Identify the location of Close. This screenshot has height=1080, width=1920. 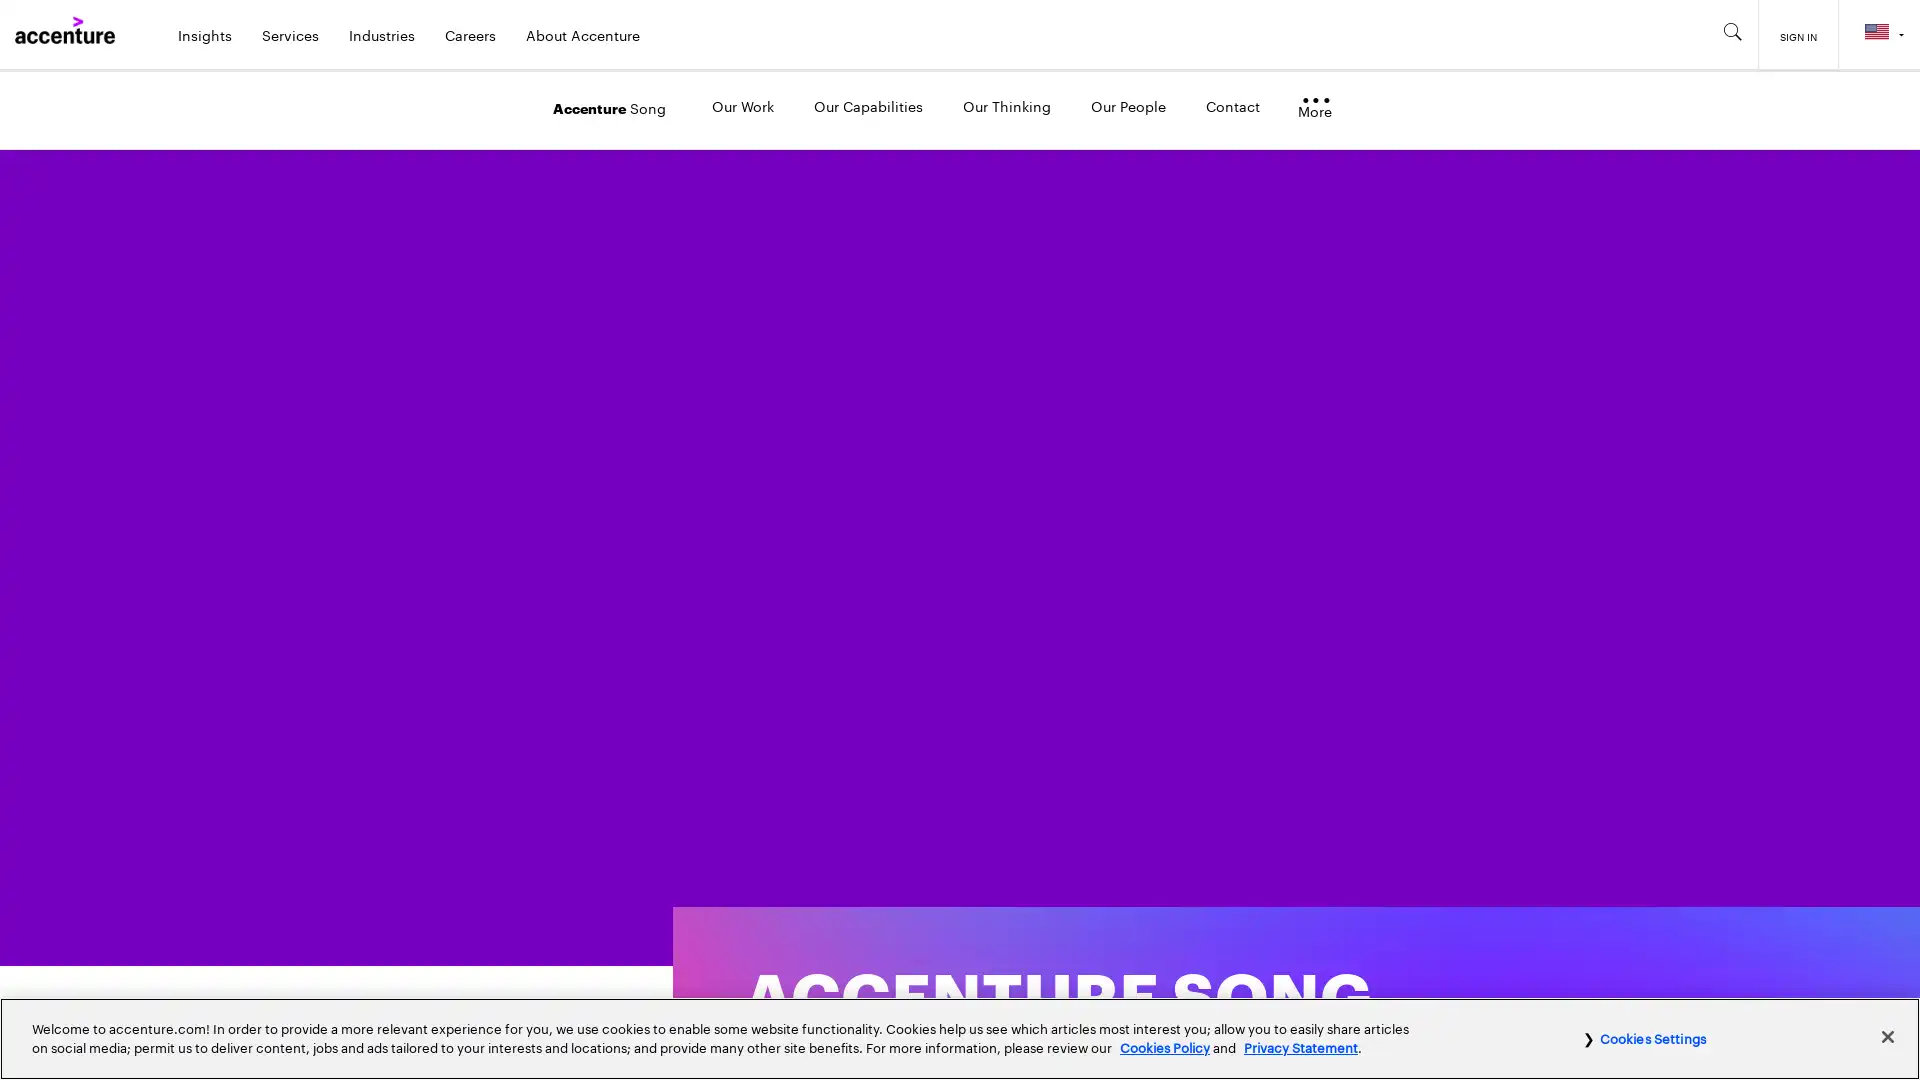
(1886, 1035).